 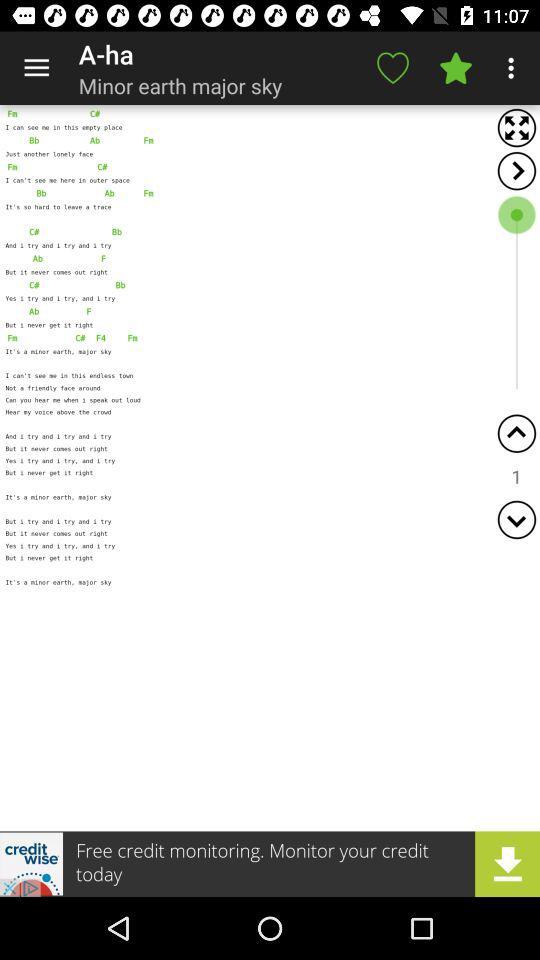 I want to click on go up, so click(x=516, y=433).